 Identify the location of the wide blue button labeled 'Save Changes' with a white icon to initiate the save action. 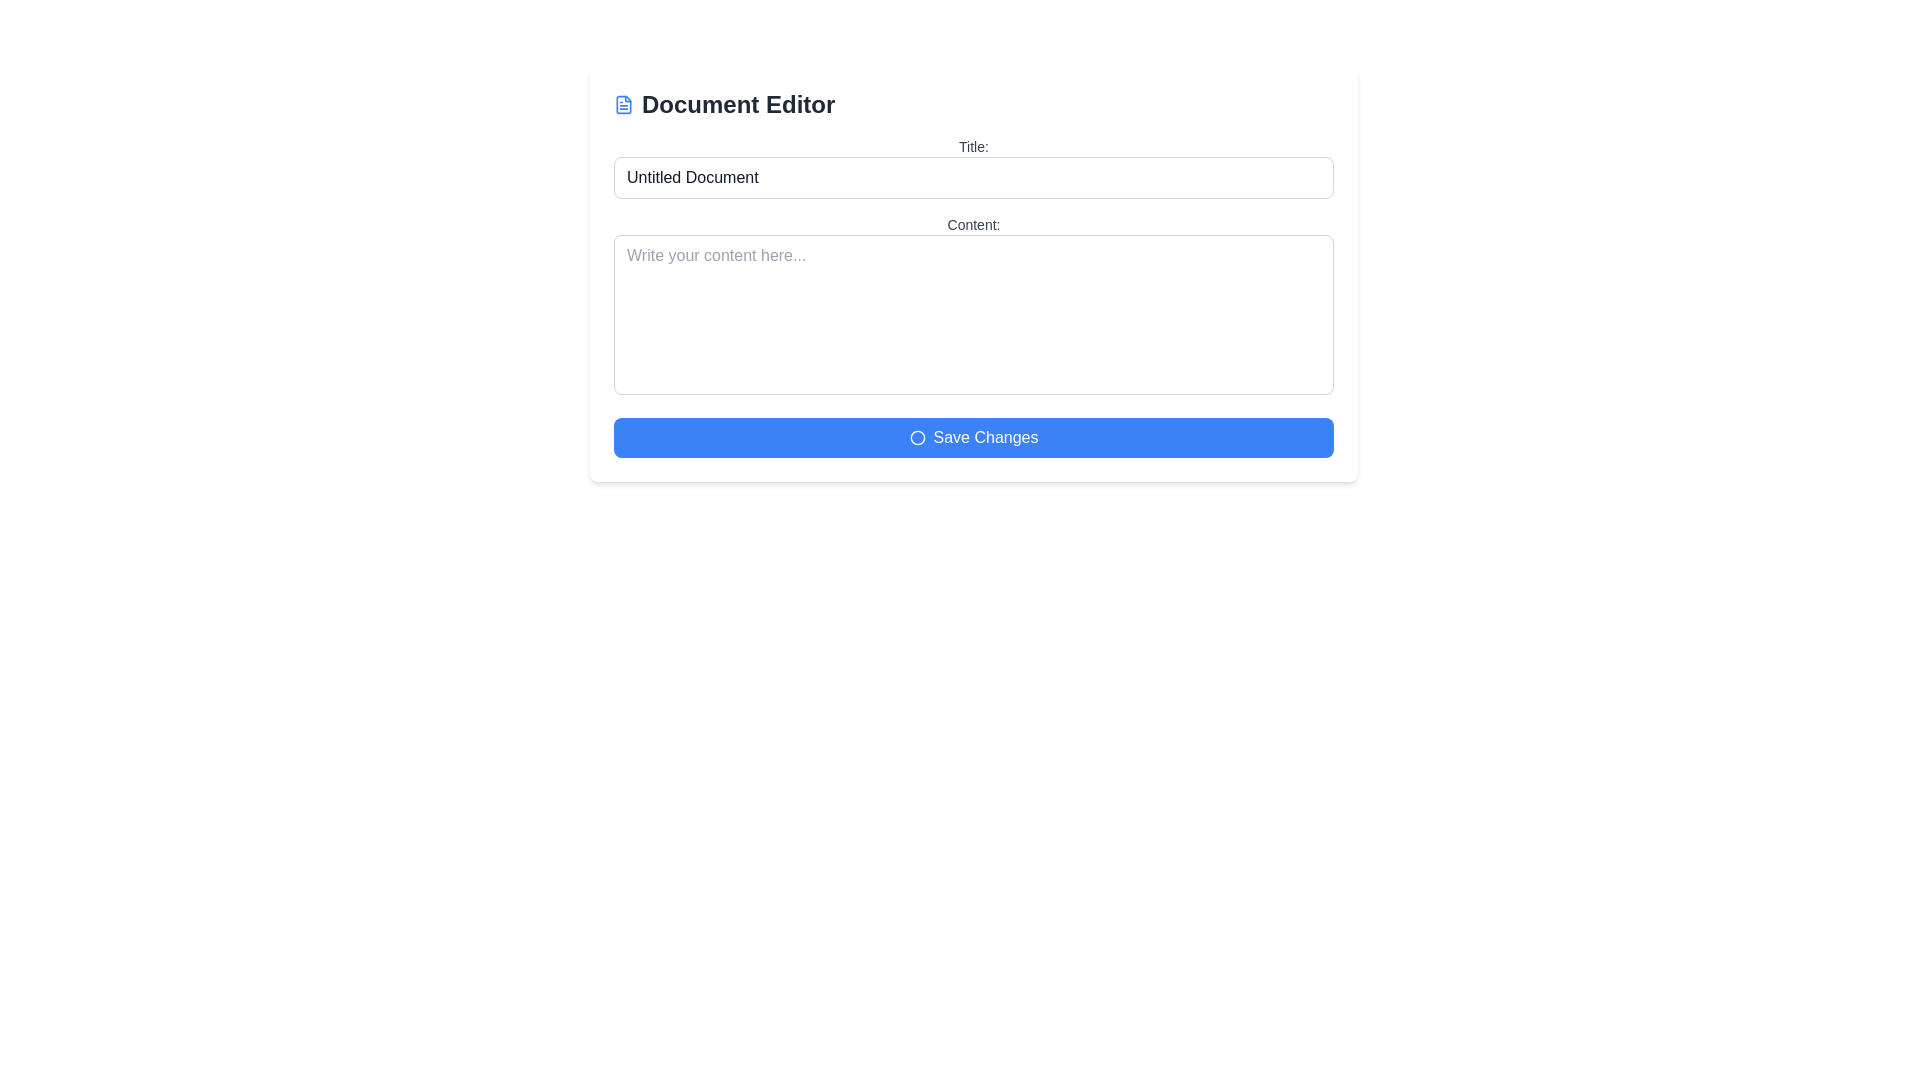
(974, 437).